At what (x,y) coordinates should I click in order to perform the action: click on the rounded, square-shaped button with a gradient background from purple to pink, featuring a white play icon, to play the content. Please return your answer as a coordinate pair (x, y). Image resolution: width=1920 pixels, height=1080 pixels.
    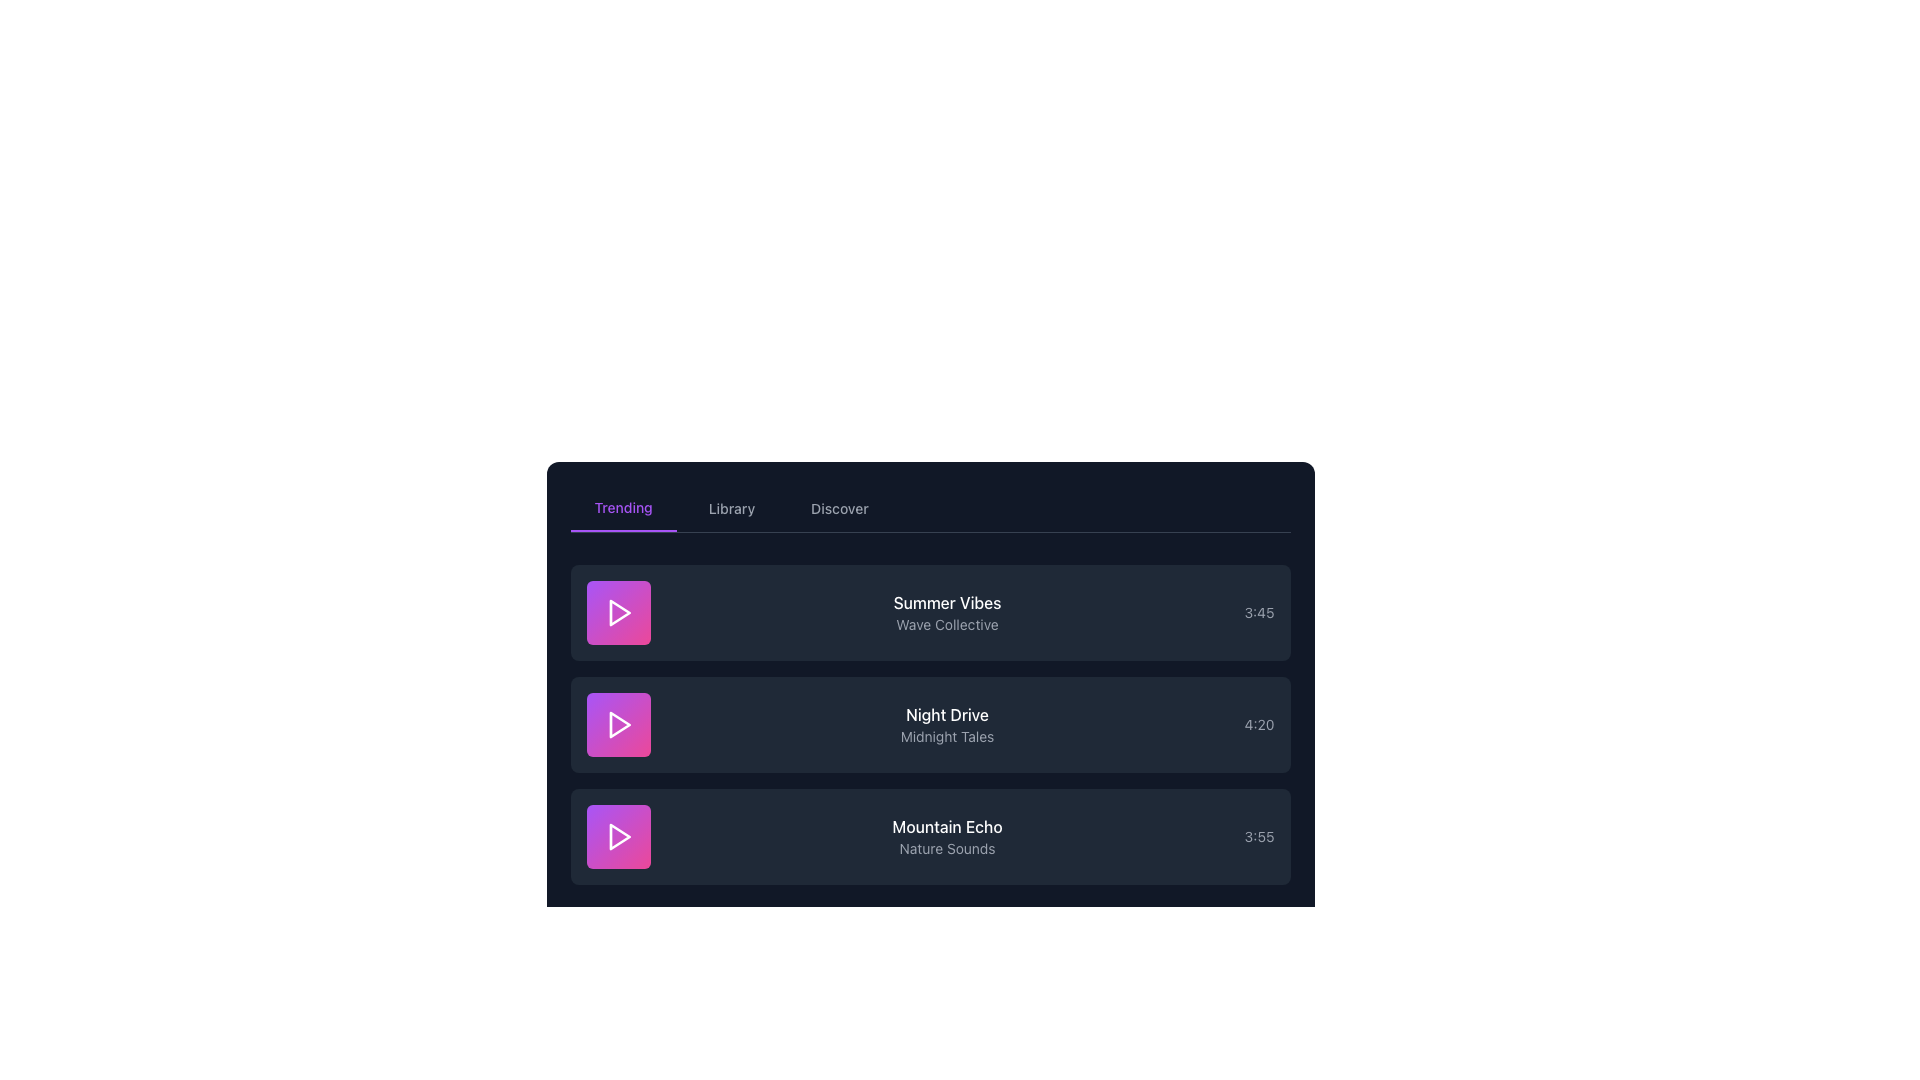
    Looking at the image, I should click on (617, 612).